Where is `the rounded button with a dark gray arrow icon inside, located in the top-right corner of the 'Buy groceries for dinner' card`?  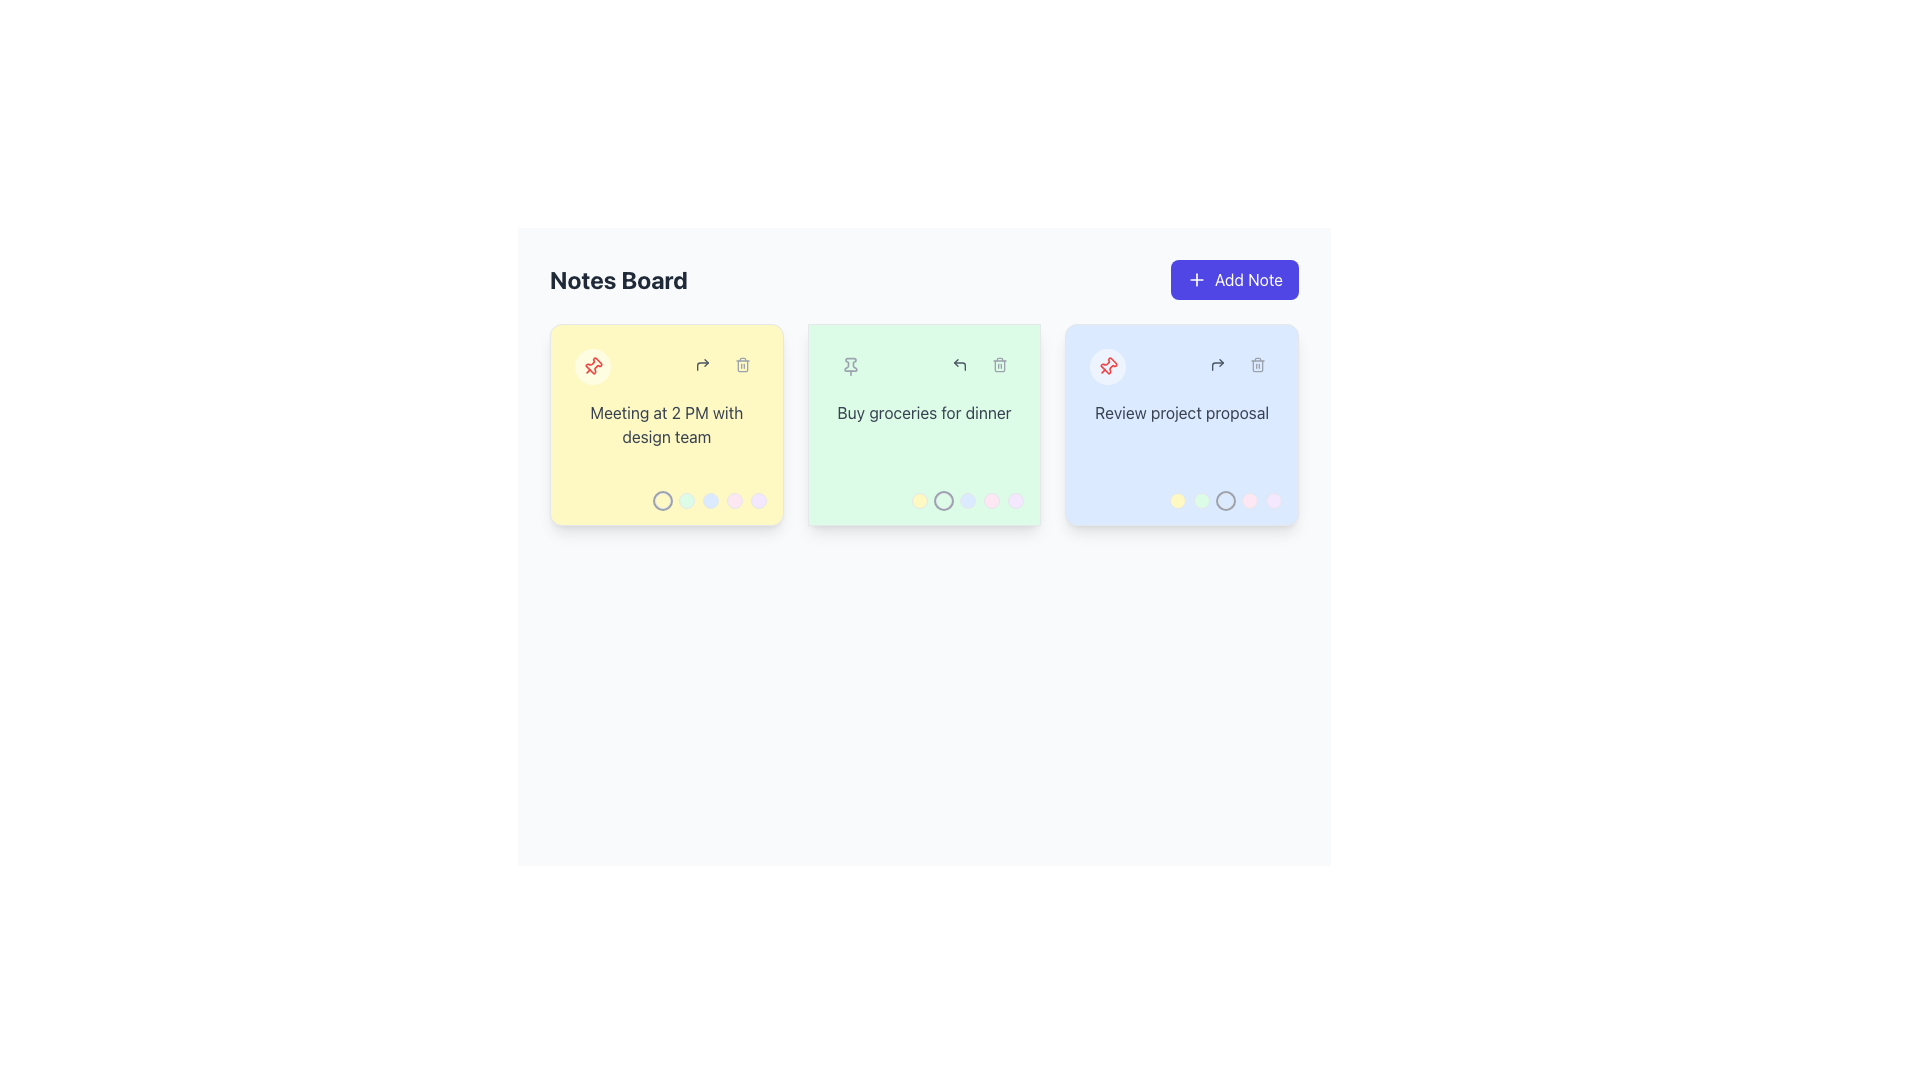 the rounded button with a dark gray arrow icon inside, located in the top-right corner of the 'Buy groceries for dinner' card is located at coordinates (960, 365).